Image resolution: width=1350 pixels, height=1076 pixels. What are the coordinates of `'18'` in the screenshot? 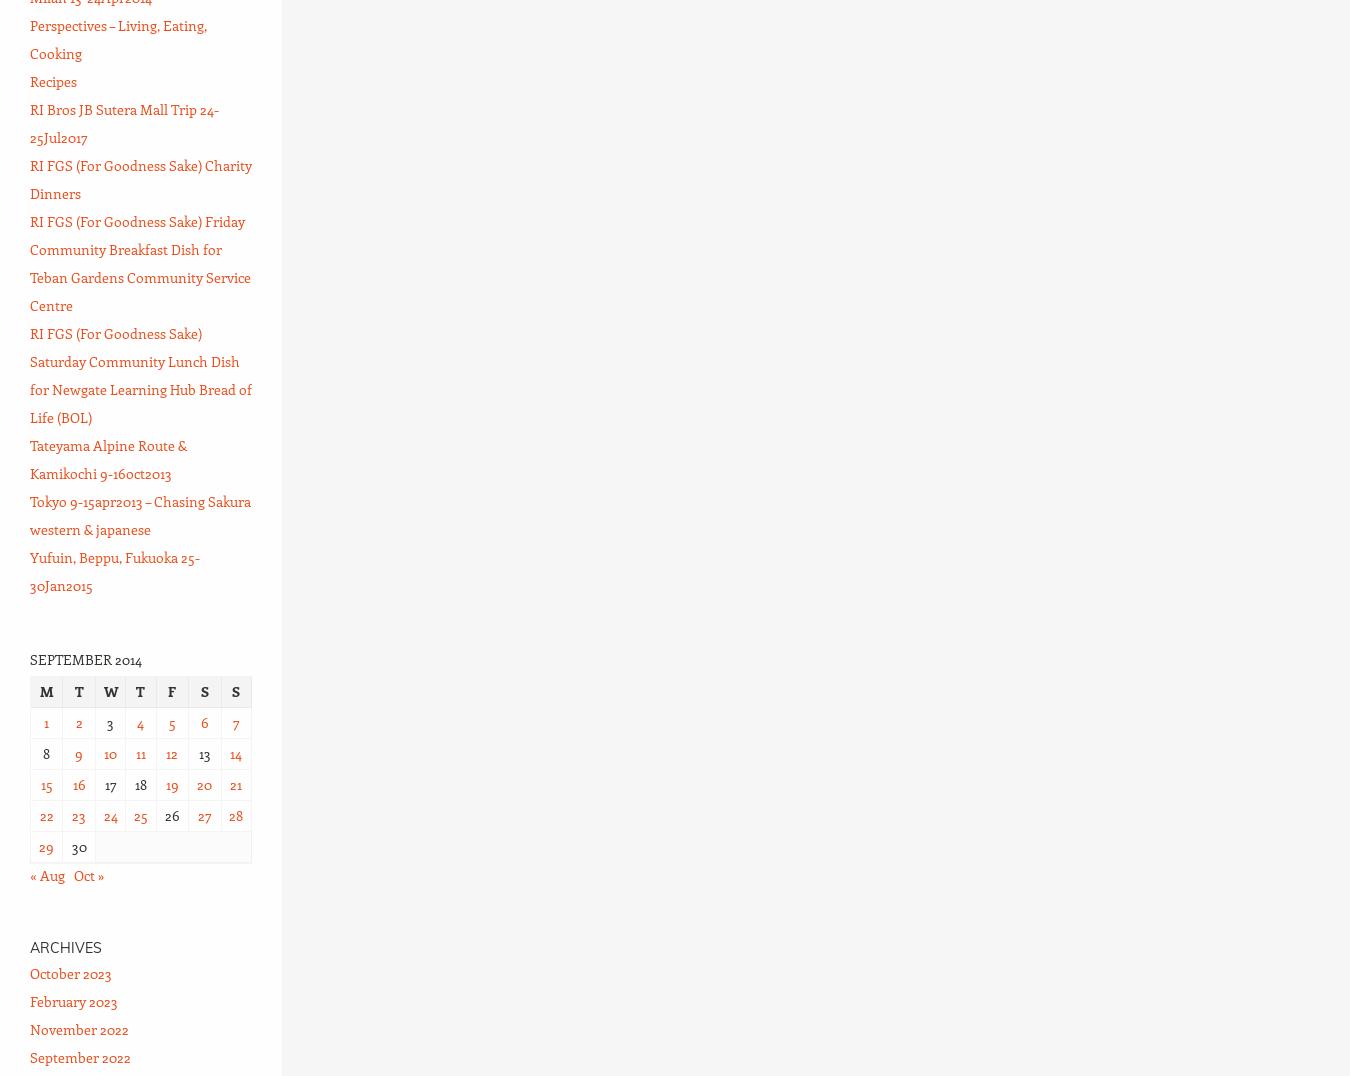 It's located at (139, 783).